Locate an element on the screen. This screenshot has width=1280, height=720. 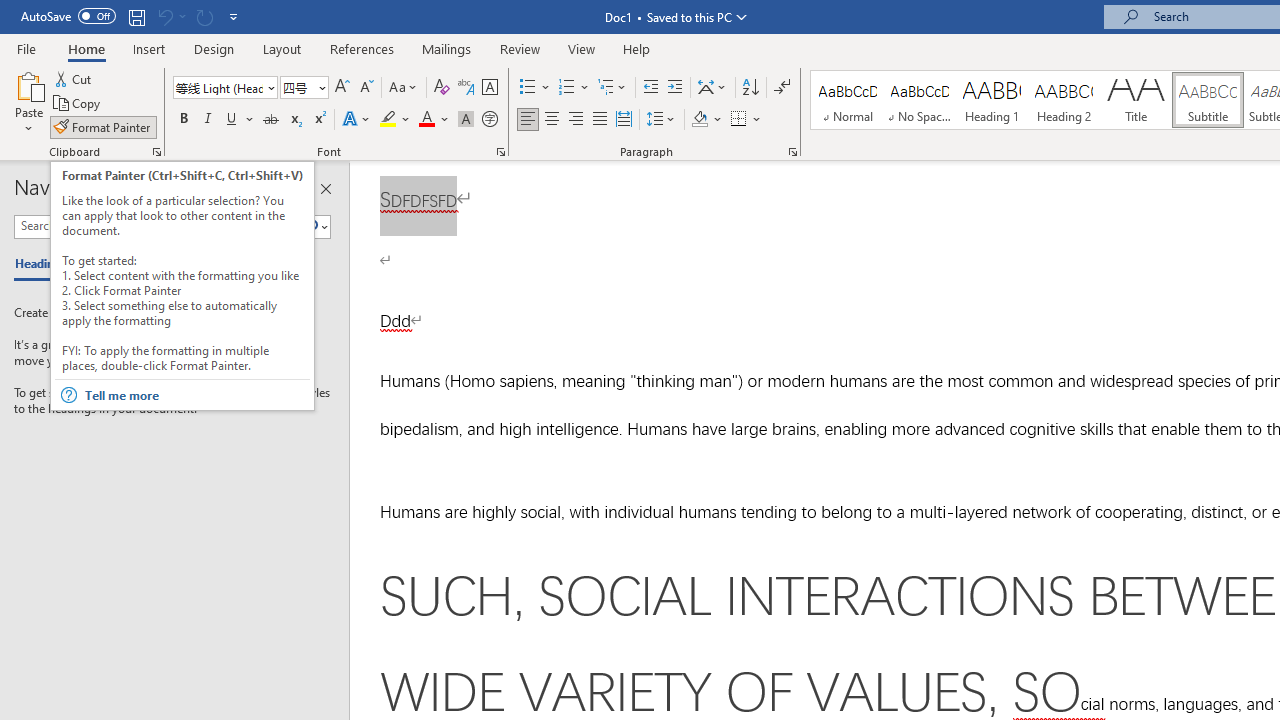
'Can' is located at coordinates (170, 16).